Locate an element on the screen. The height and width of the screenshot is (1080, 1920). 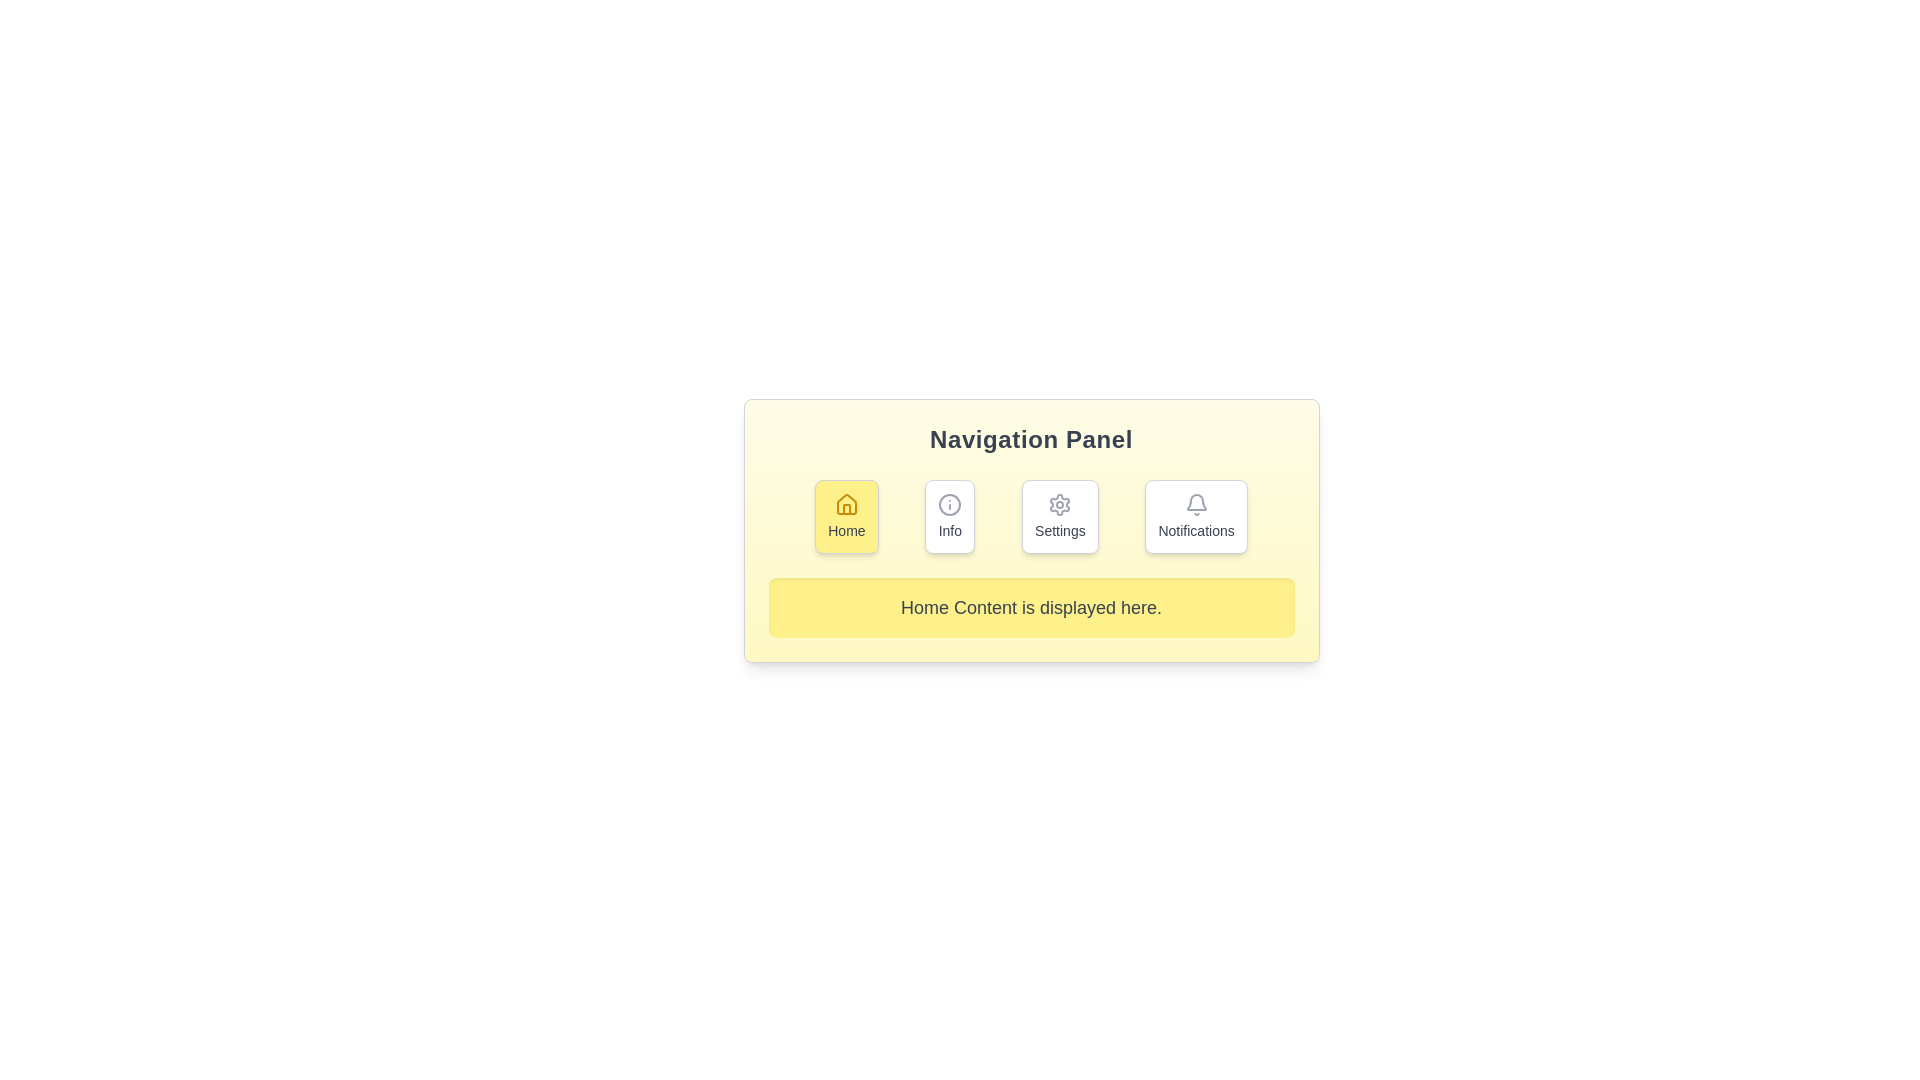
the last button in the navigation panel is located at coordinates (1196, 515).